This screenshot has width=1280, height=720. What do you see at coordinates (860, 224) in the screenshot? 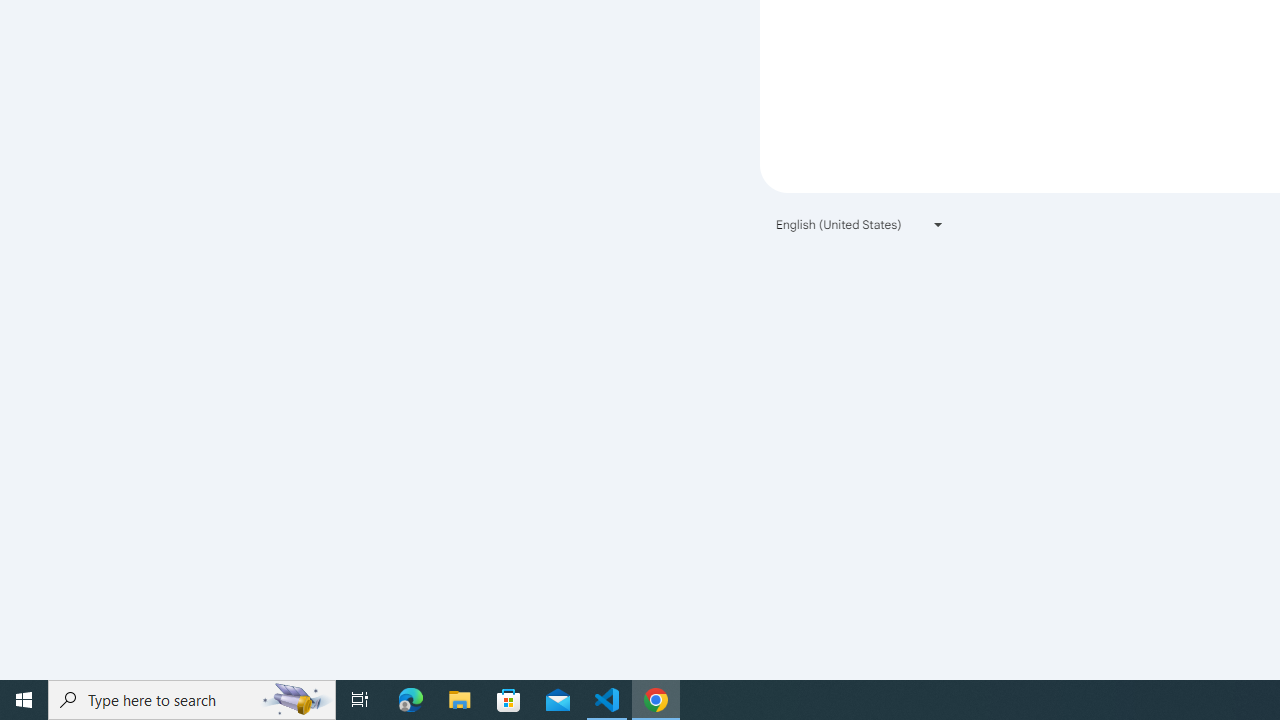
I see `'English (United States)'` at bounding box center [860, 224].